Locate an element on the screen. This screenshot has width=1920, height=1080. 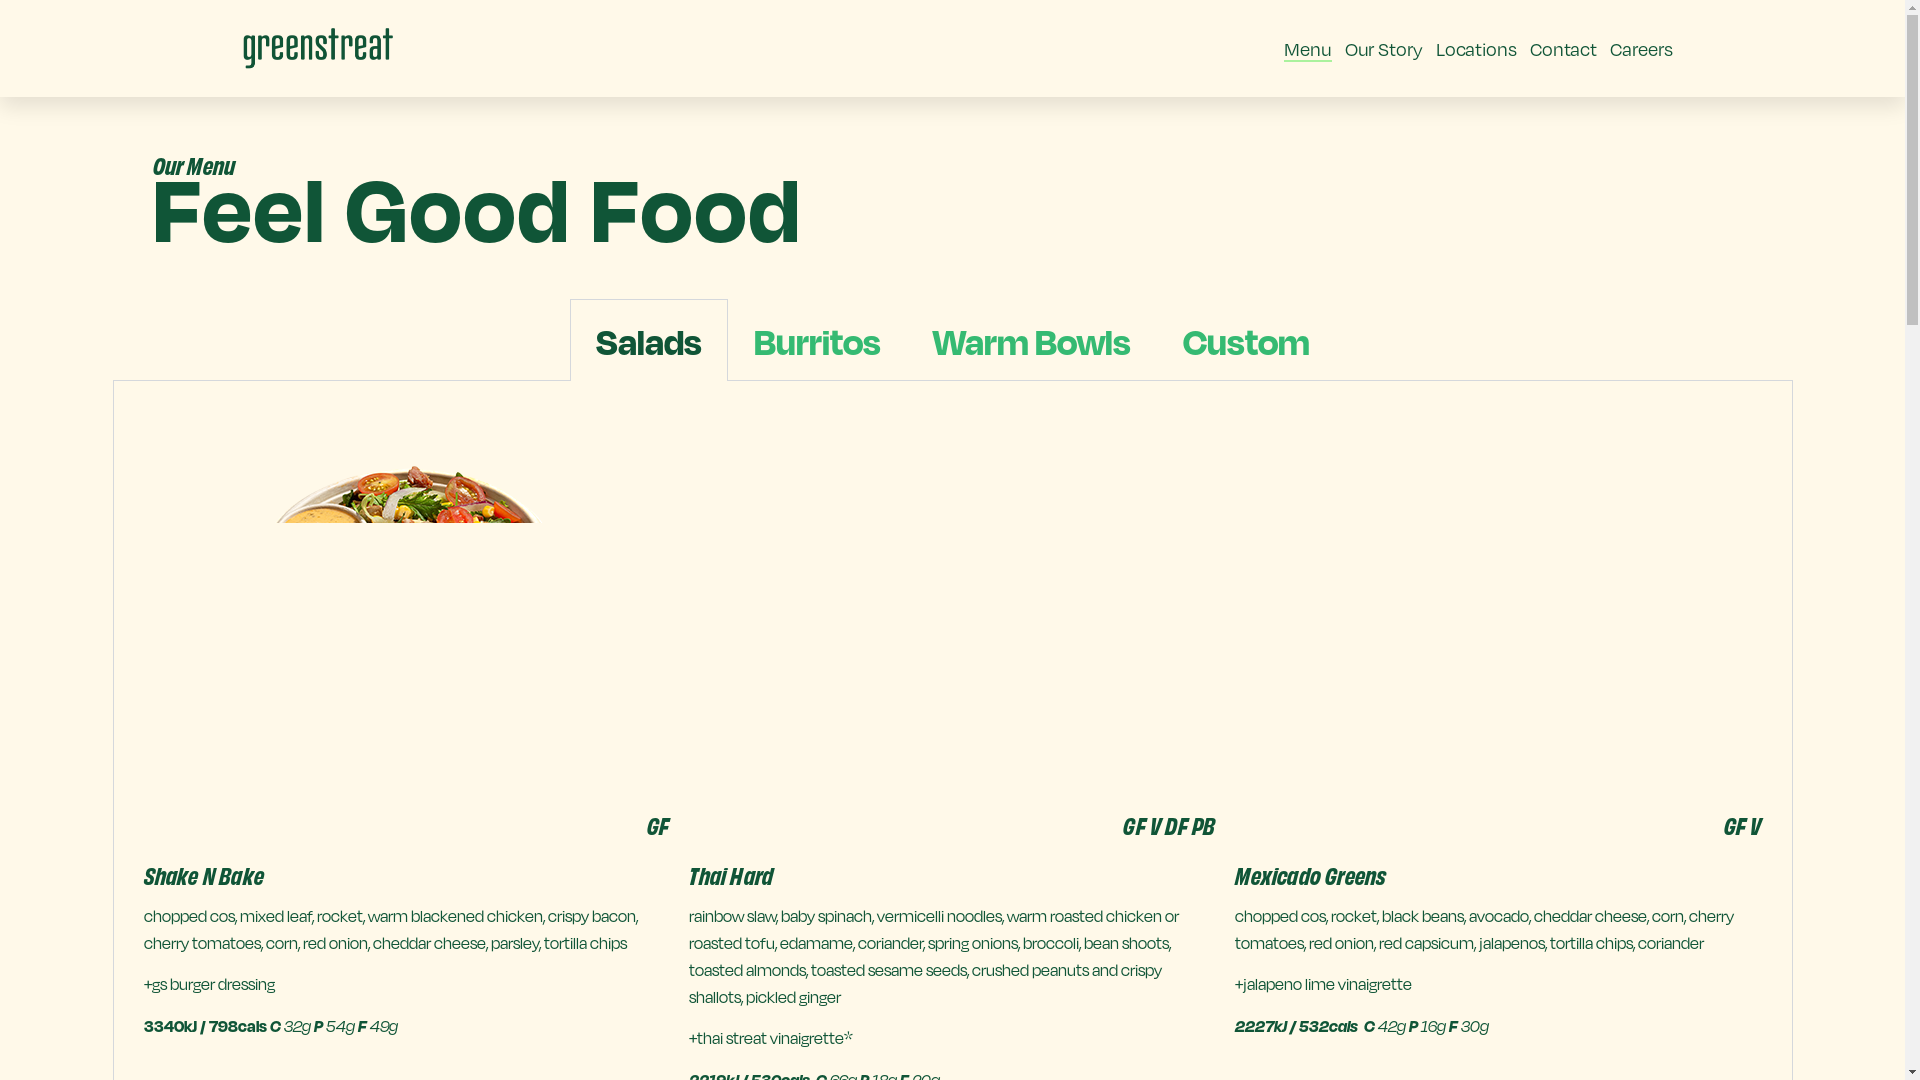
'Careers' is located at coordinates (1609, 48).